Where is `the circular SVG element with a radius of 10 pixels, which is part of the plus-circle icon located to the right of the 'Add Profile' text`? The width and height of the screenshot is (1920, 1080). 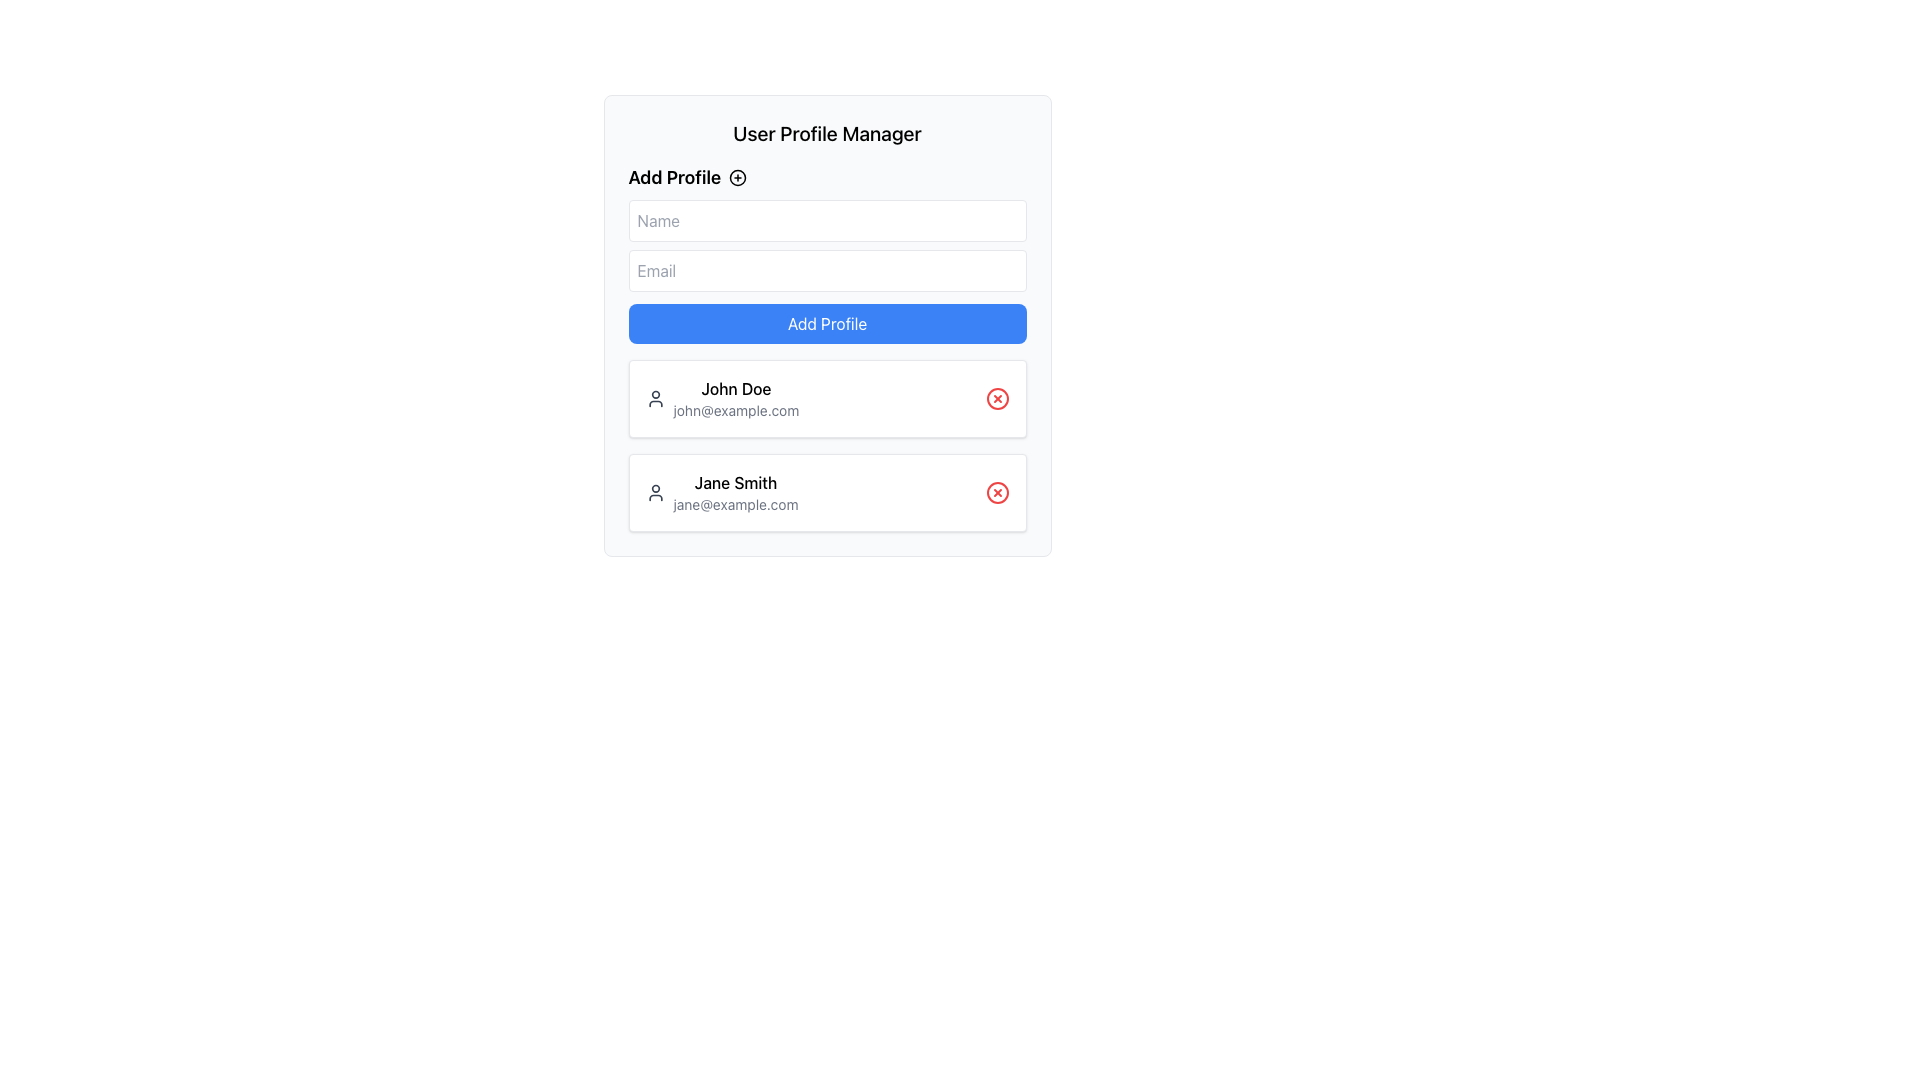 the circular SVG element with a radius of 10 pixels, which is part of the plus-circle icon located to the right of the 'Add Profile' text is located at coordinates (737, 176).